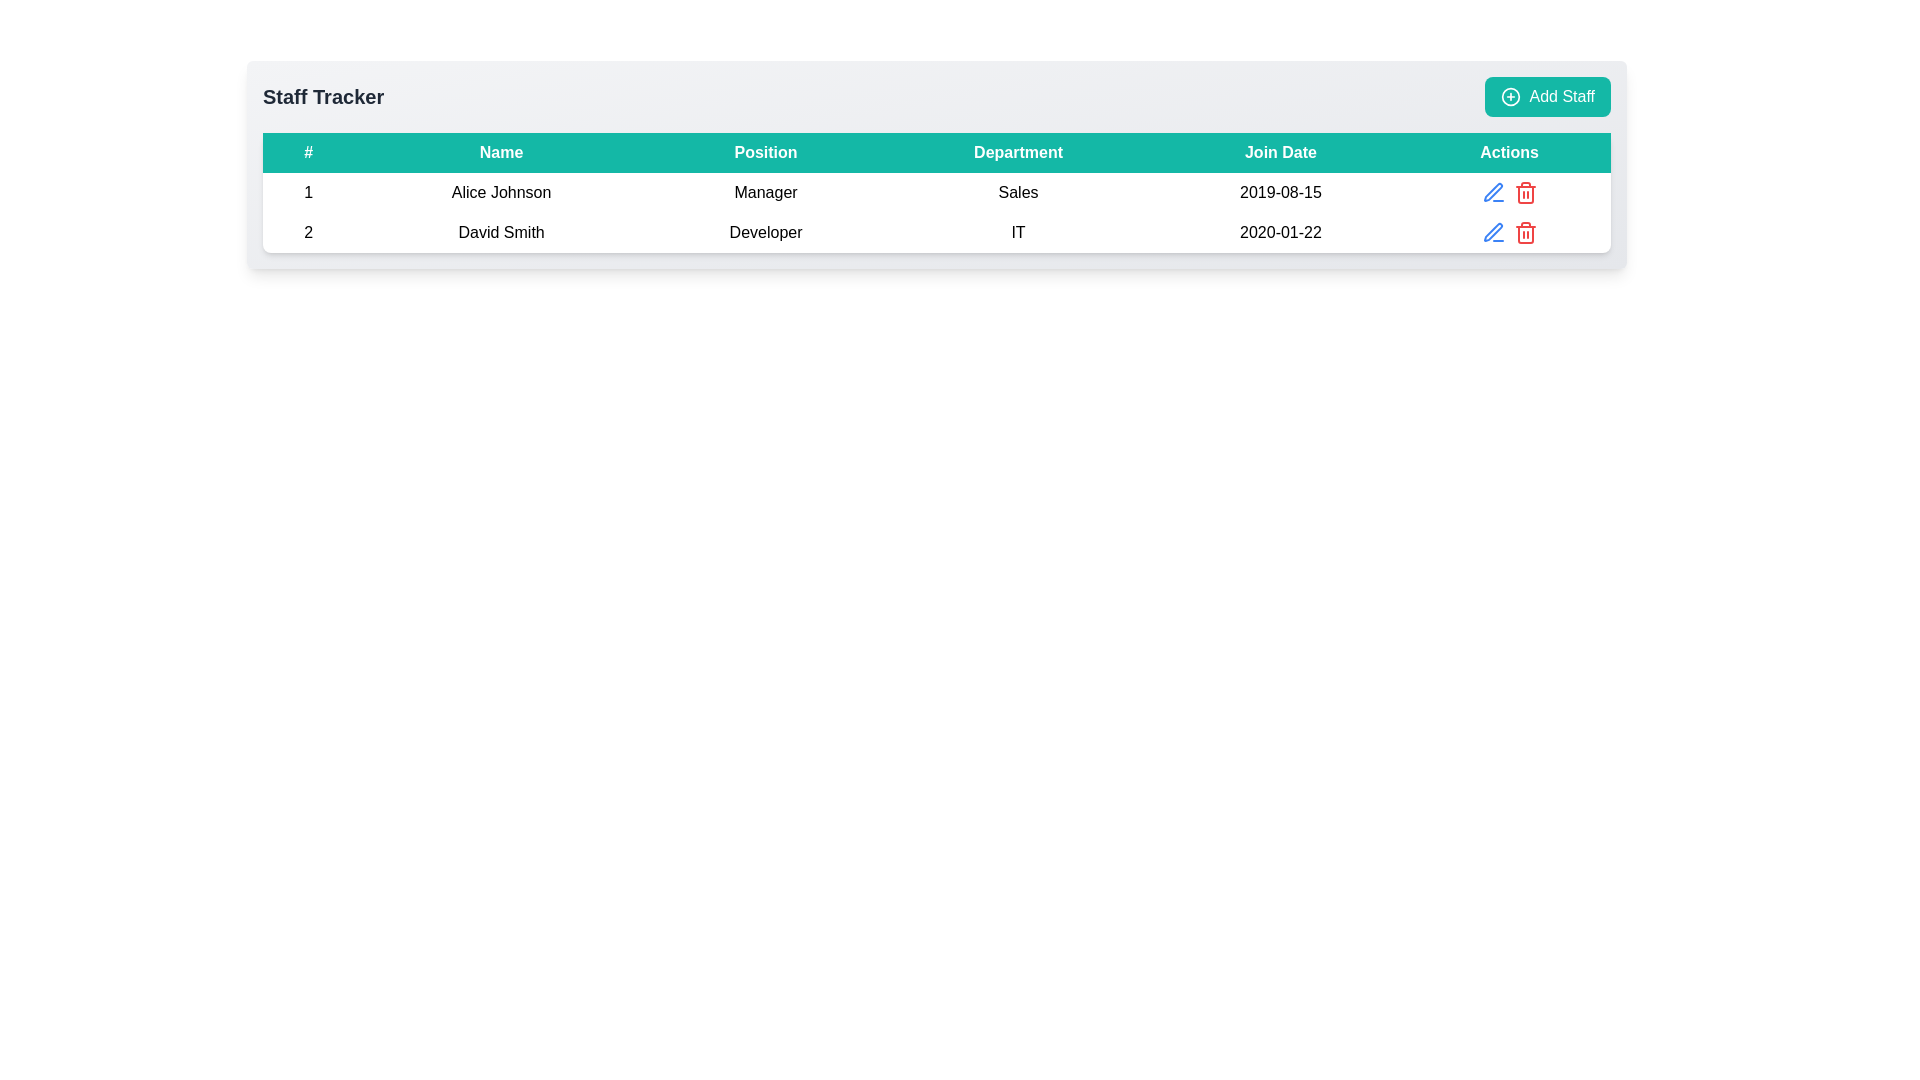 The width and height of the screenshot is (1920, 1080). Describe the element at coordinates (501, 152) in the screenshot. I see `the 'Name' column header cell` at that location.